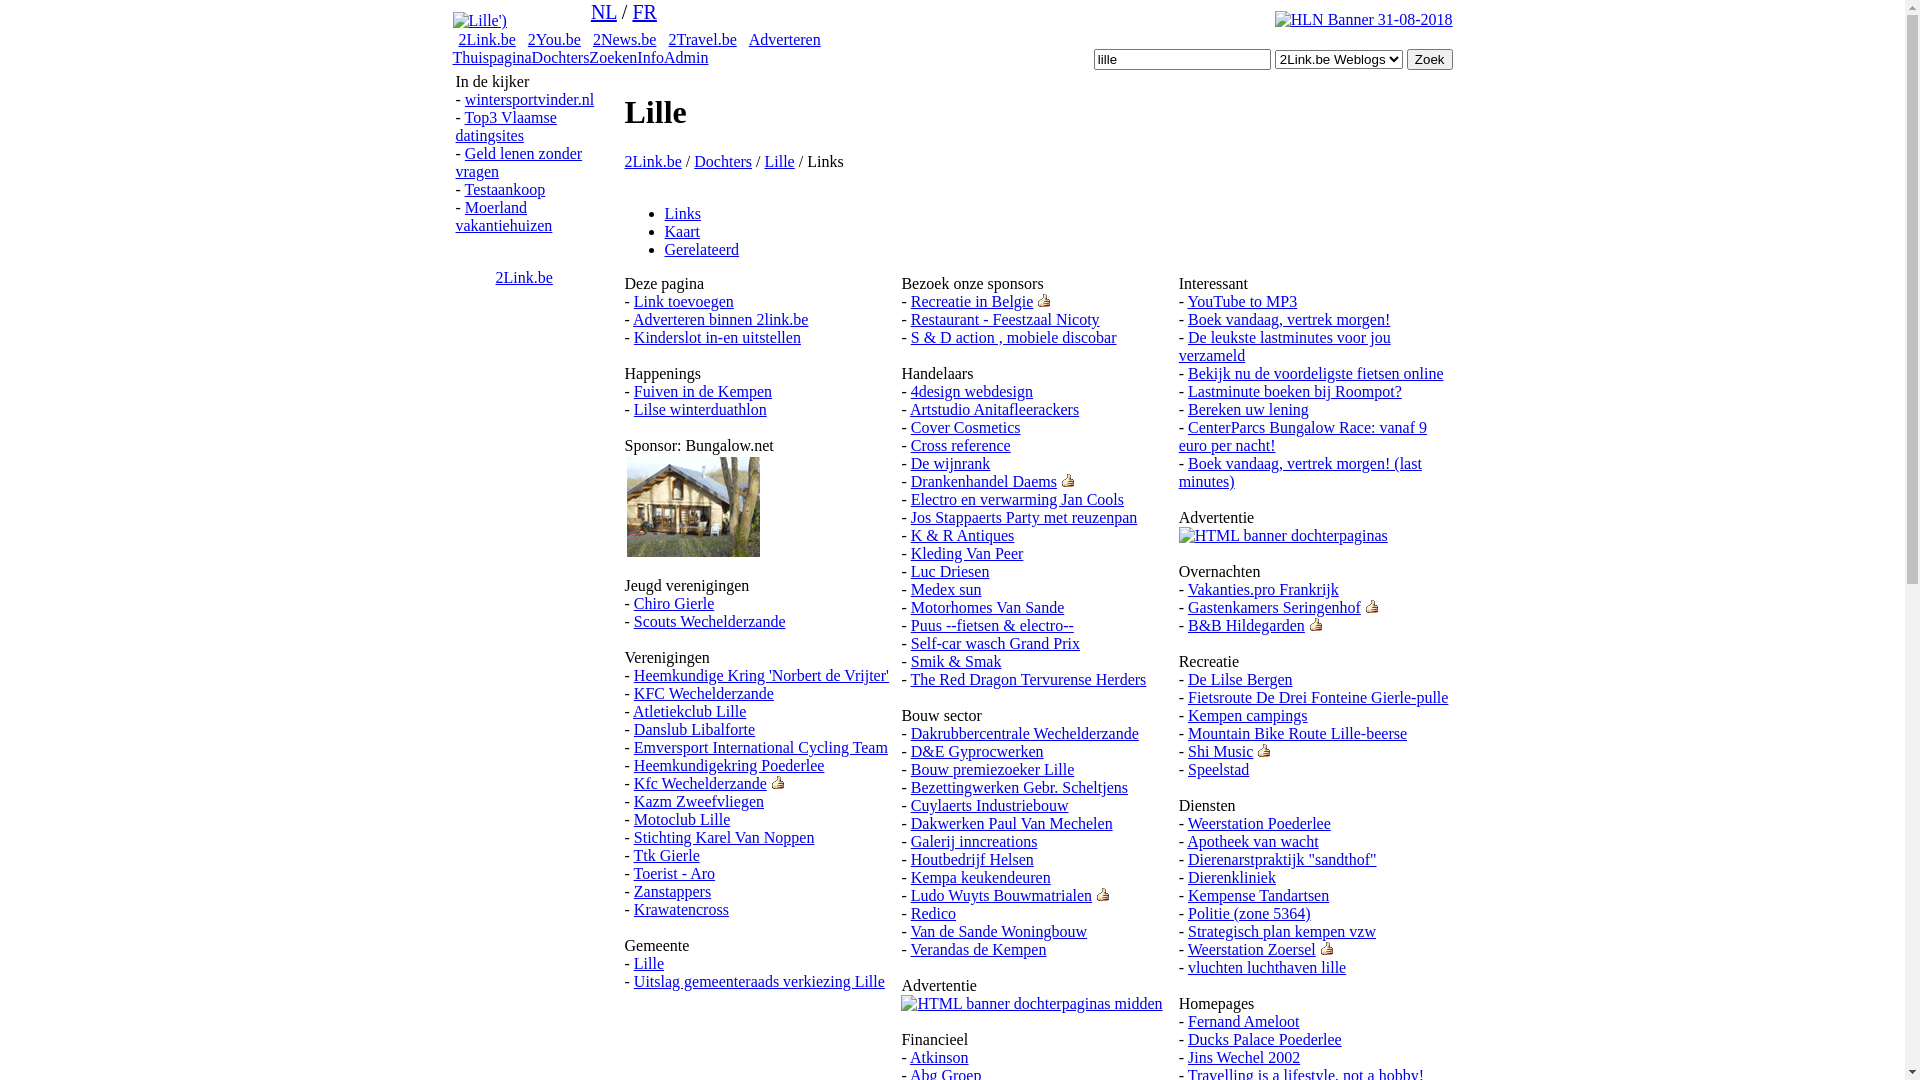 This screenshot has height=1080, width=1920. Describe the element at coordinates (632, 318) in the screenshot. I see `'Adverteren binnen 2link.be'` at that location.